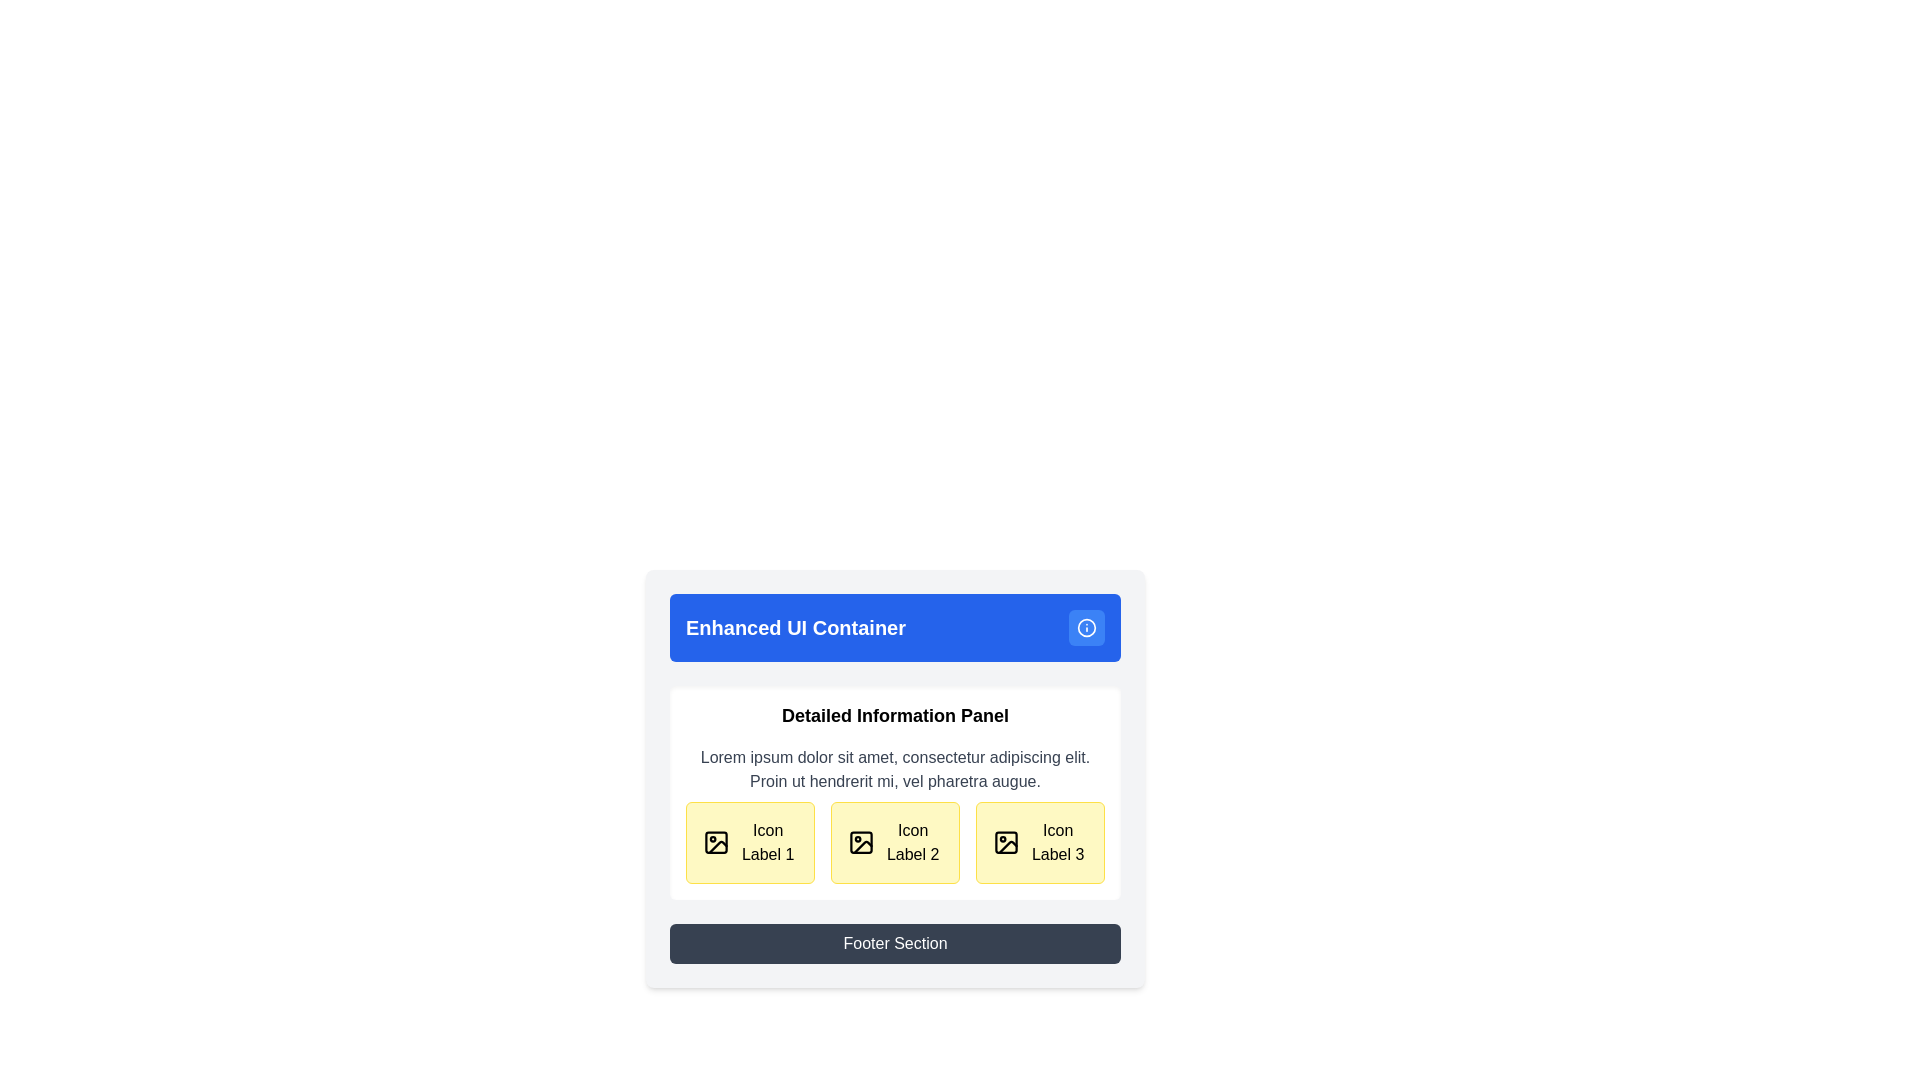 The image size is (1920, 1080). Describe the element at coordinates (894, 843) in the screenshot. I see `the informational card located in the middle of the grid, positioned between 'Icon Label 1' and 'Icon Label 3'` at that location.